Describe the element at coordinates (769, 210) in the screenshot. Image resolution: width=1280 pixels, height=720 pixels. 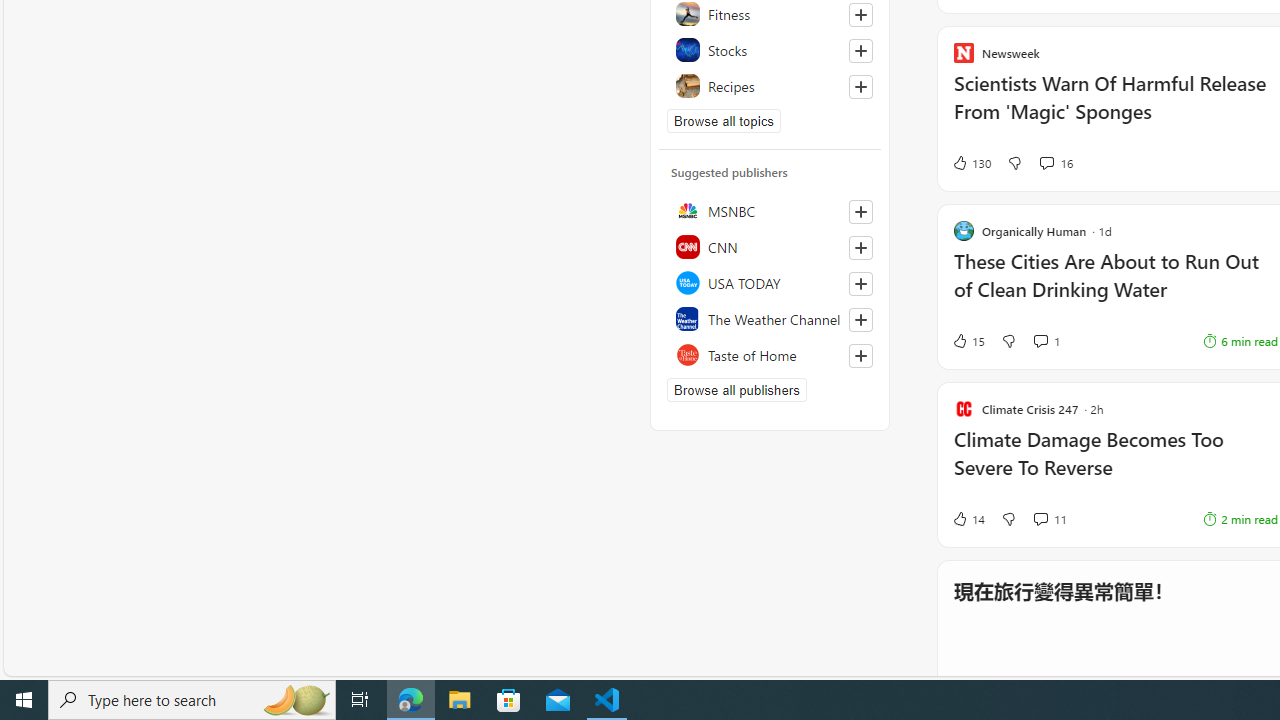
I see `'MSNBC'` at that location.